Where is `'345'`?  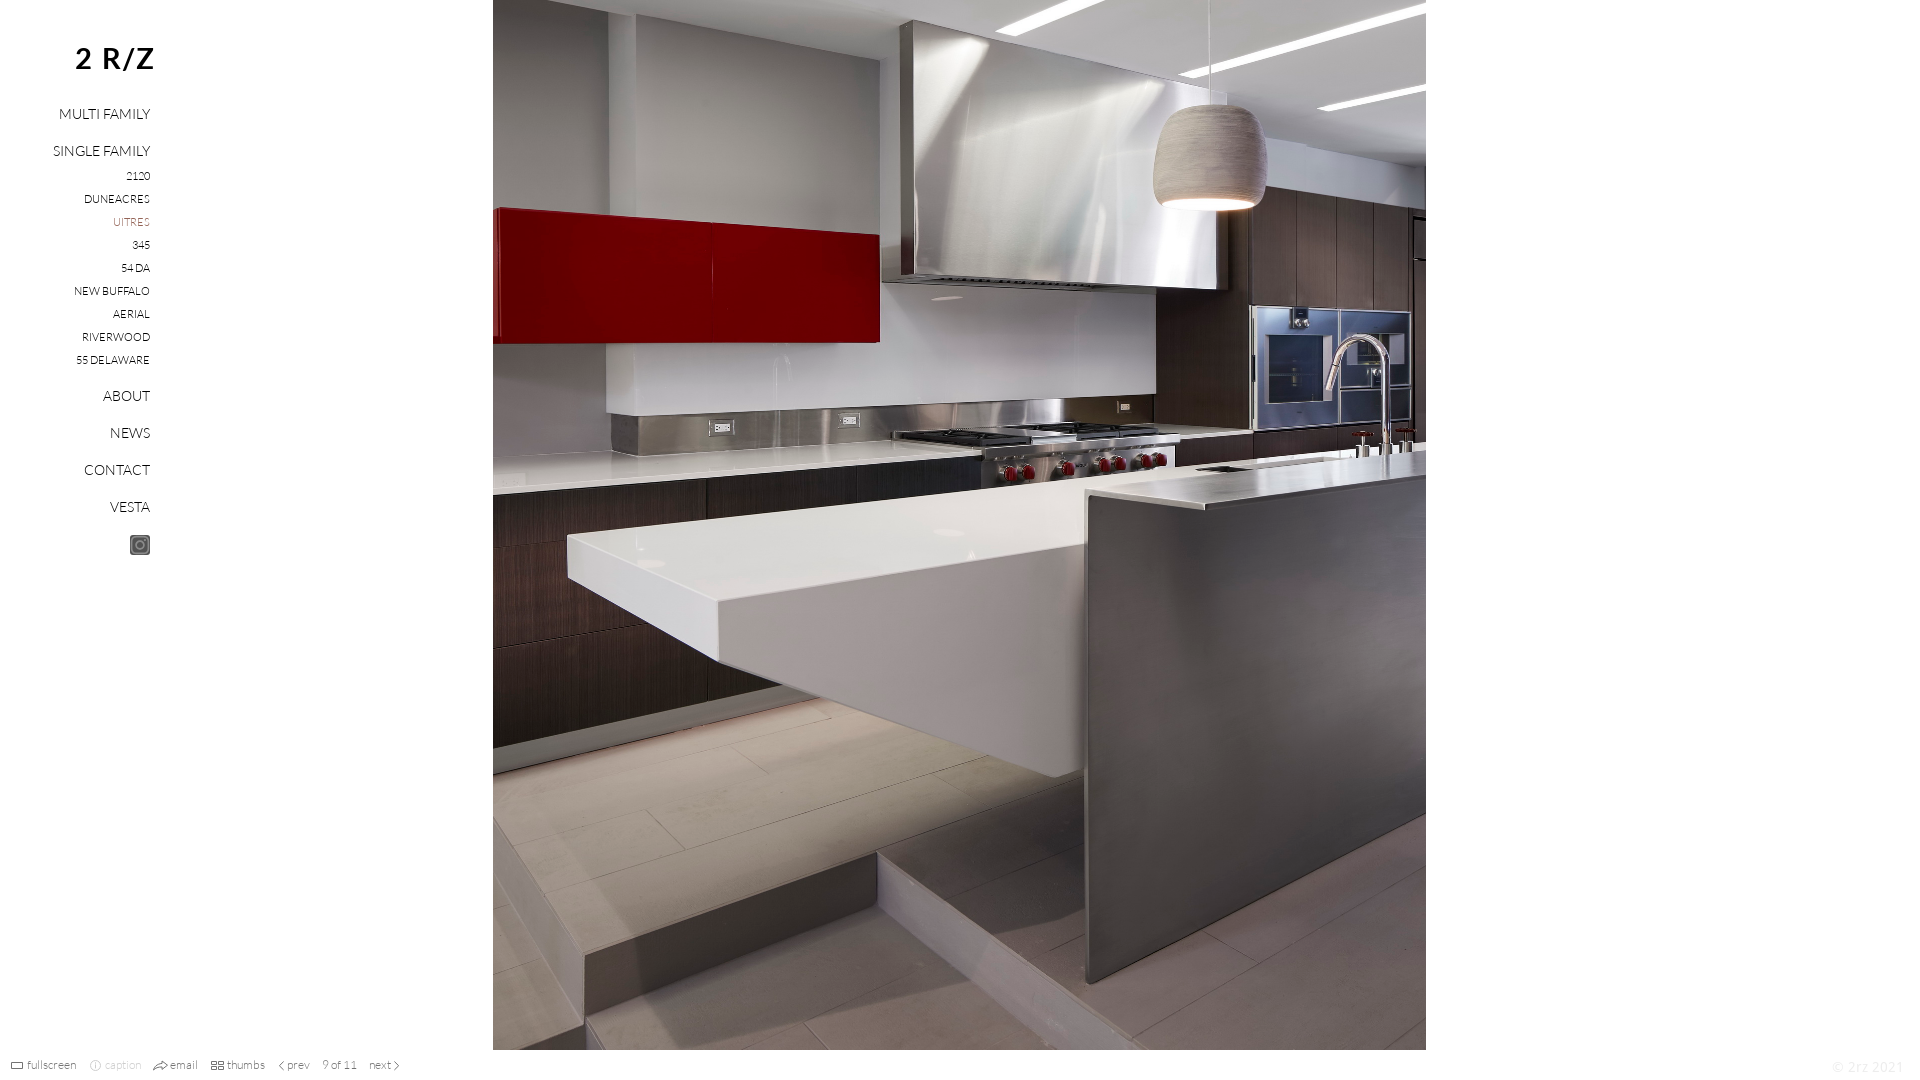
'345' is located at coordinates (139, 244).